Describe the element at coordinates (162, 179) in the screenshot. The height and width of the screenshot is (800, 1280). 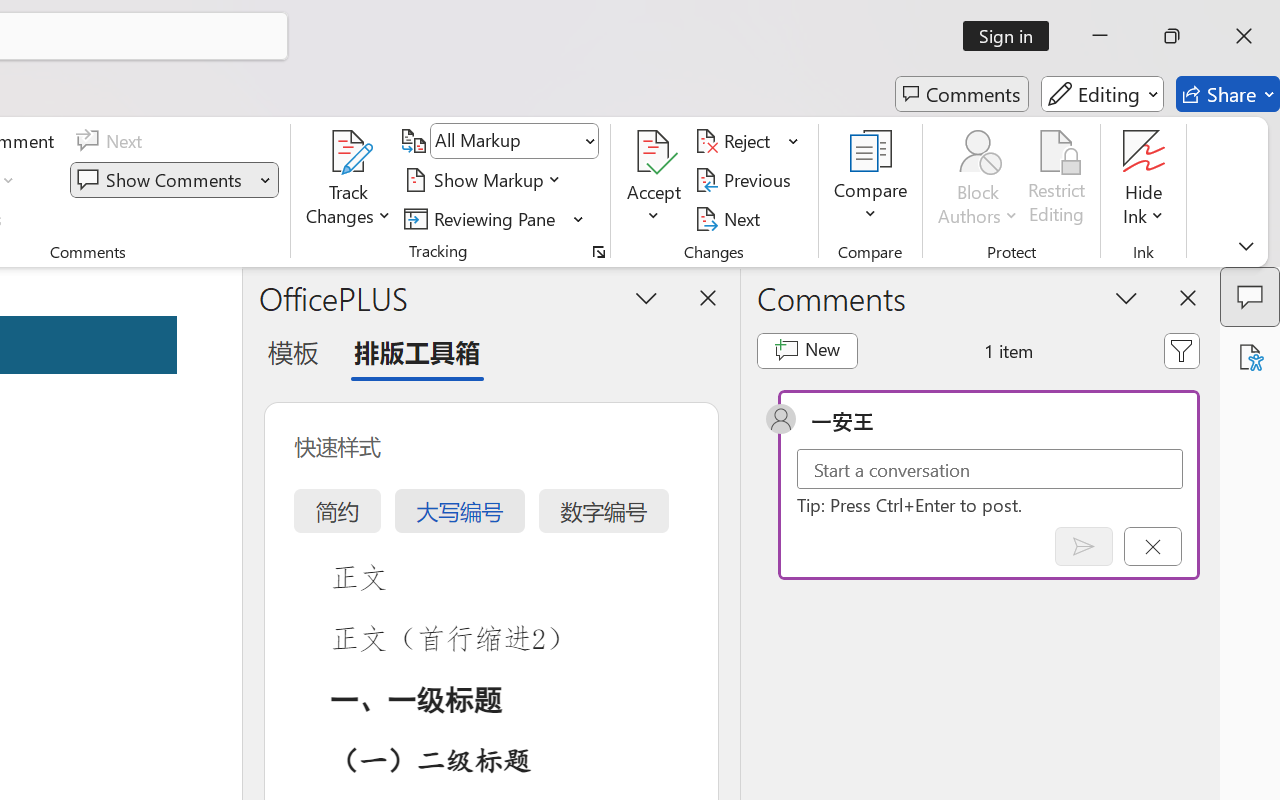
I see `'Show Comments'` at that location.